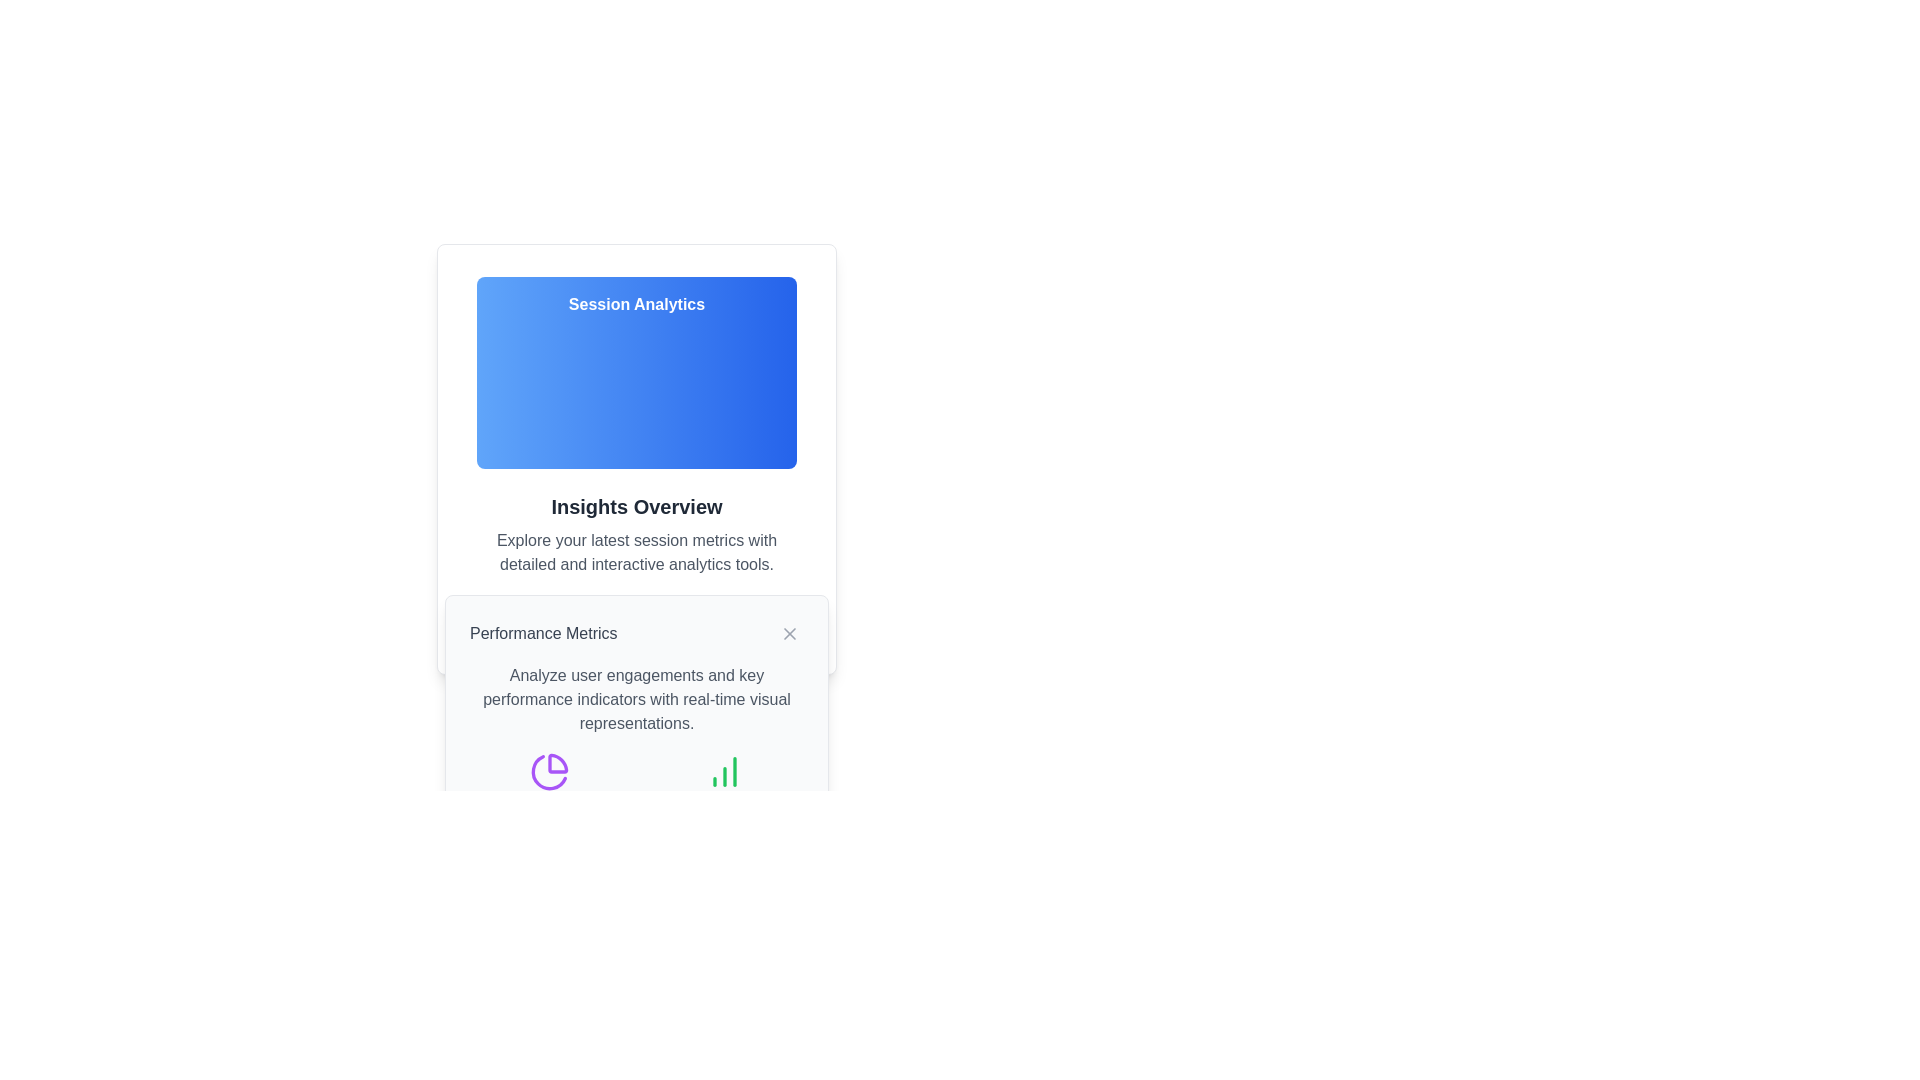 The height and width of the screenshot is (1080, 1920). Describe the element at coordinates (636, 698) in the screenshot. I see `text block containing 'Analyze user engagements and key performance indicators with real-time visual representations.' styled in gray font, located below the 'Performance Metrics' title` at that location.